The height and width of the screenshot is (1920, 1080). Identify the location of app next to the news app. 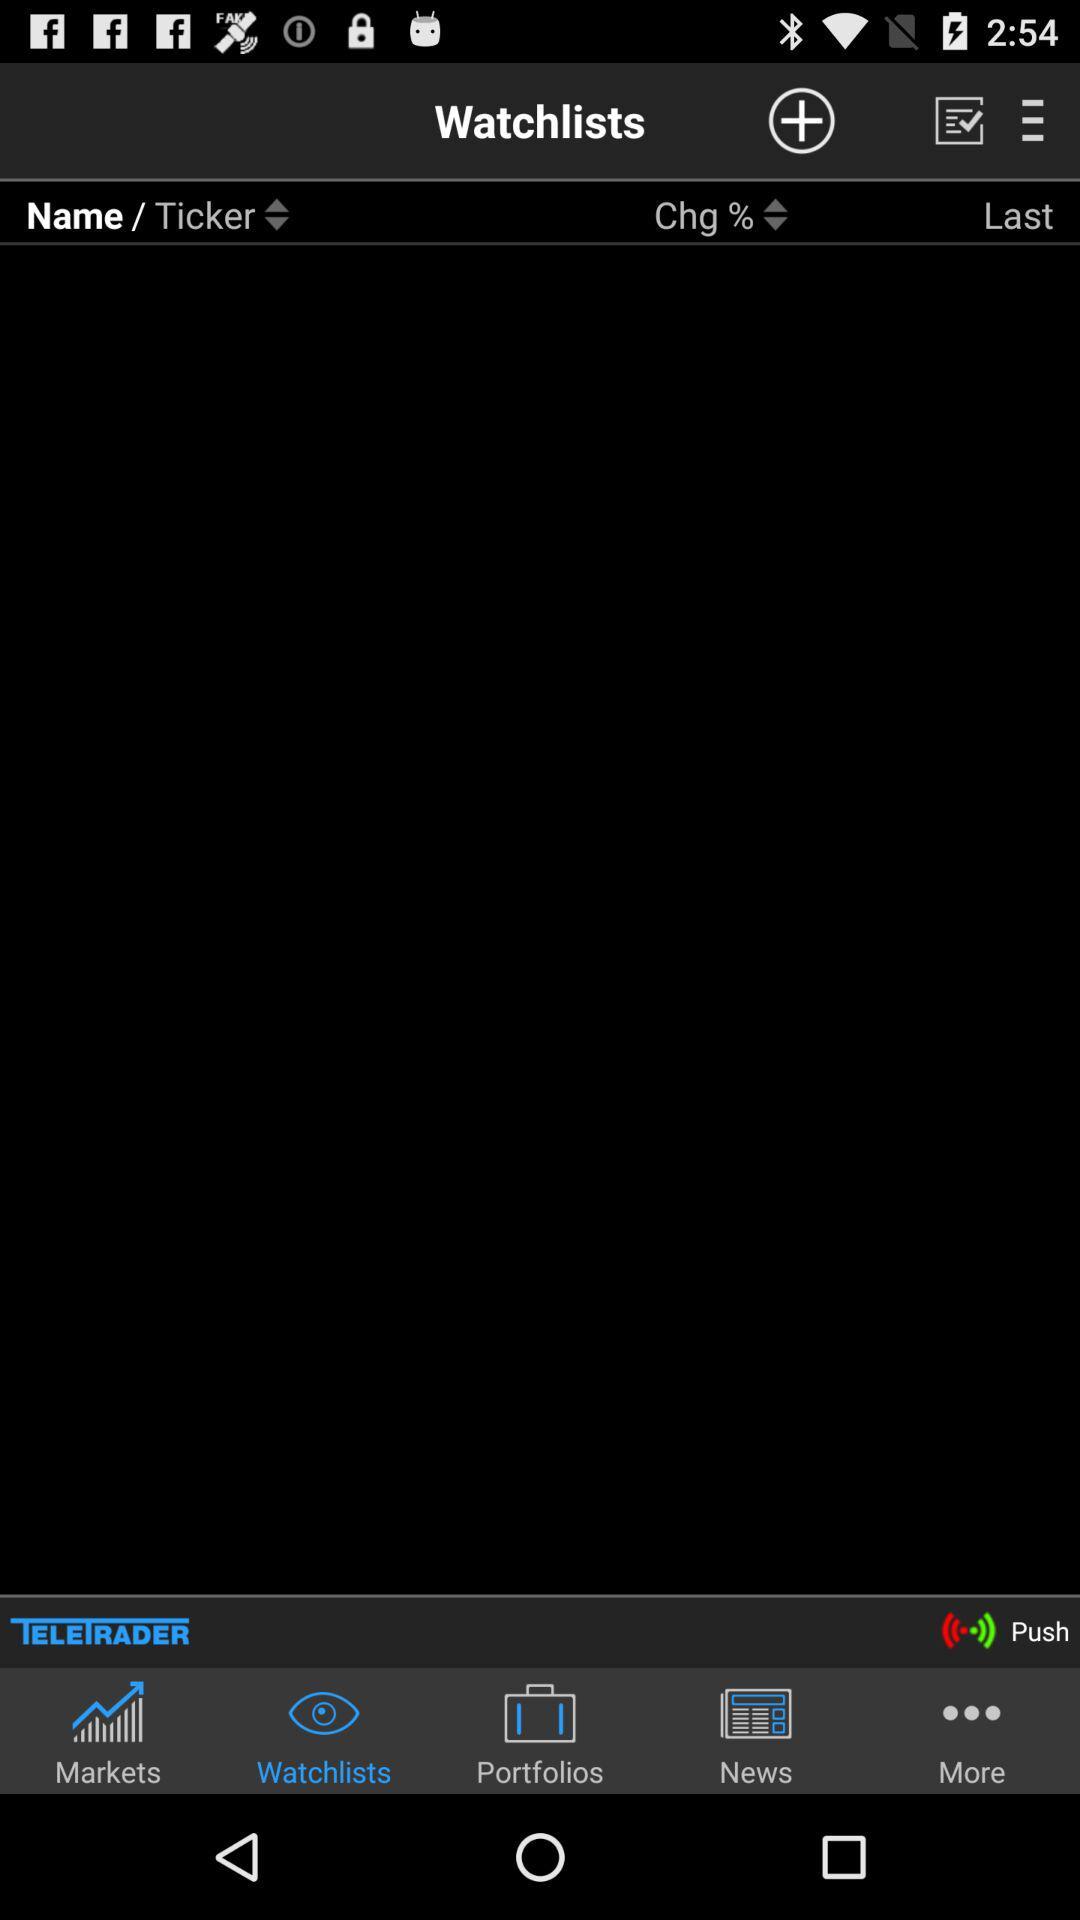
(971, 1732).